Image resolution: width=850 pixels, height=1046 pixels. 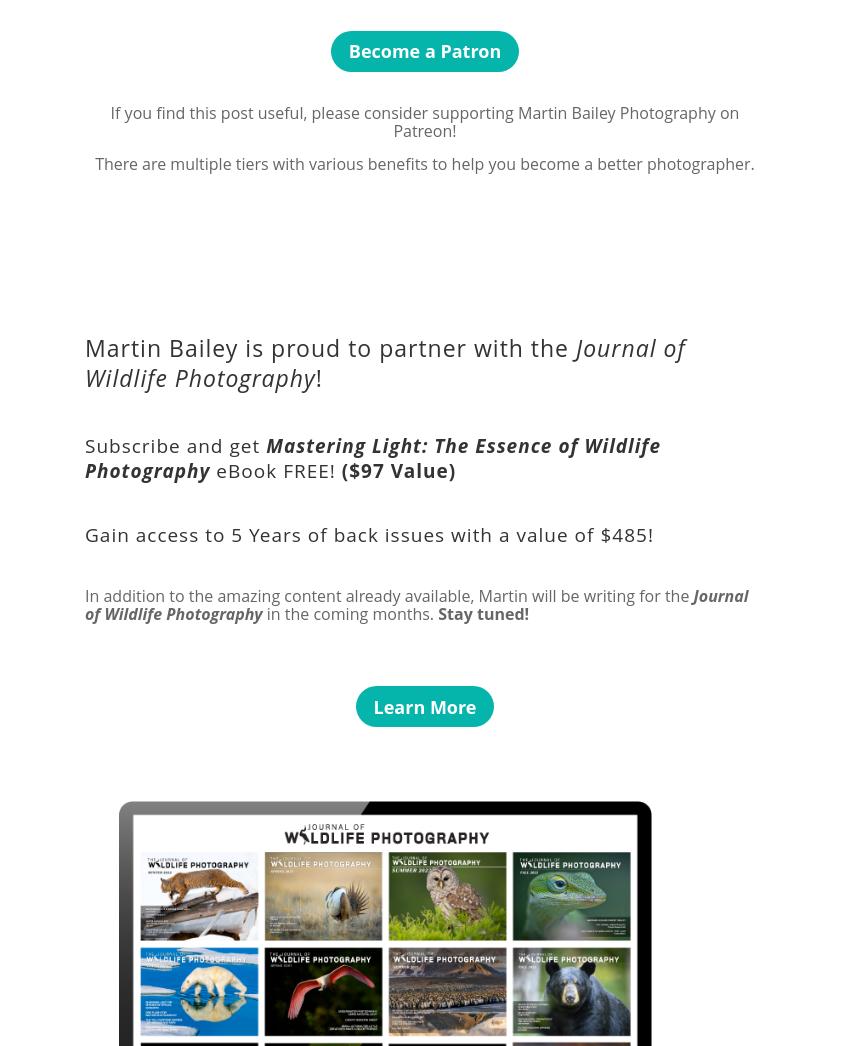 What do you see at coordinates (260, 612) in the screenshot?
I see `'in the coming months.'` at bounding box center [260, 612].